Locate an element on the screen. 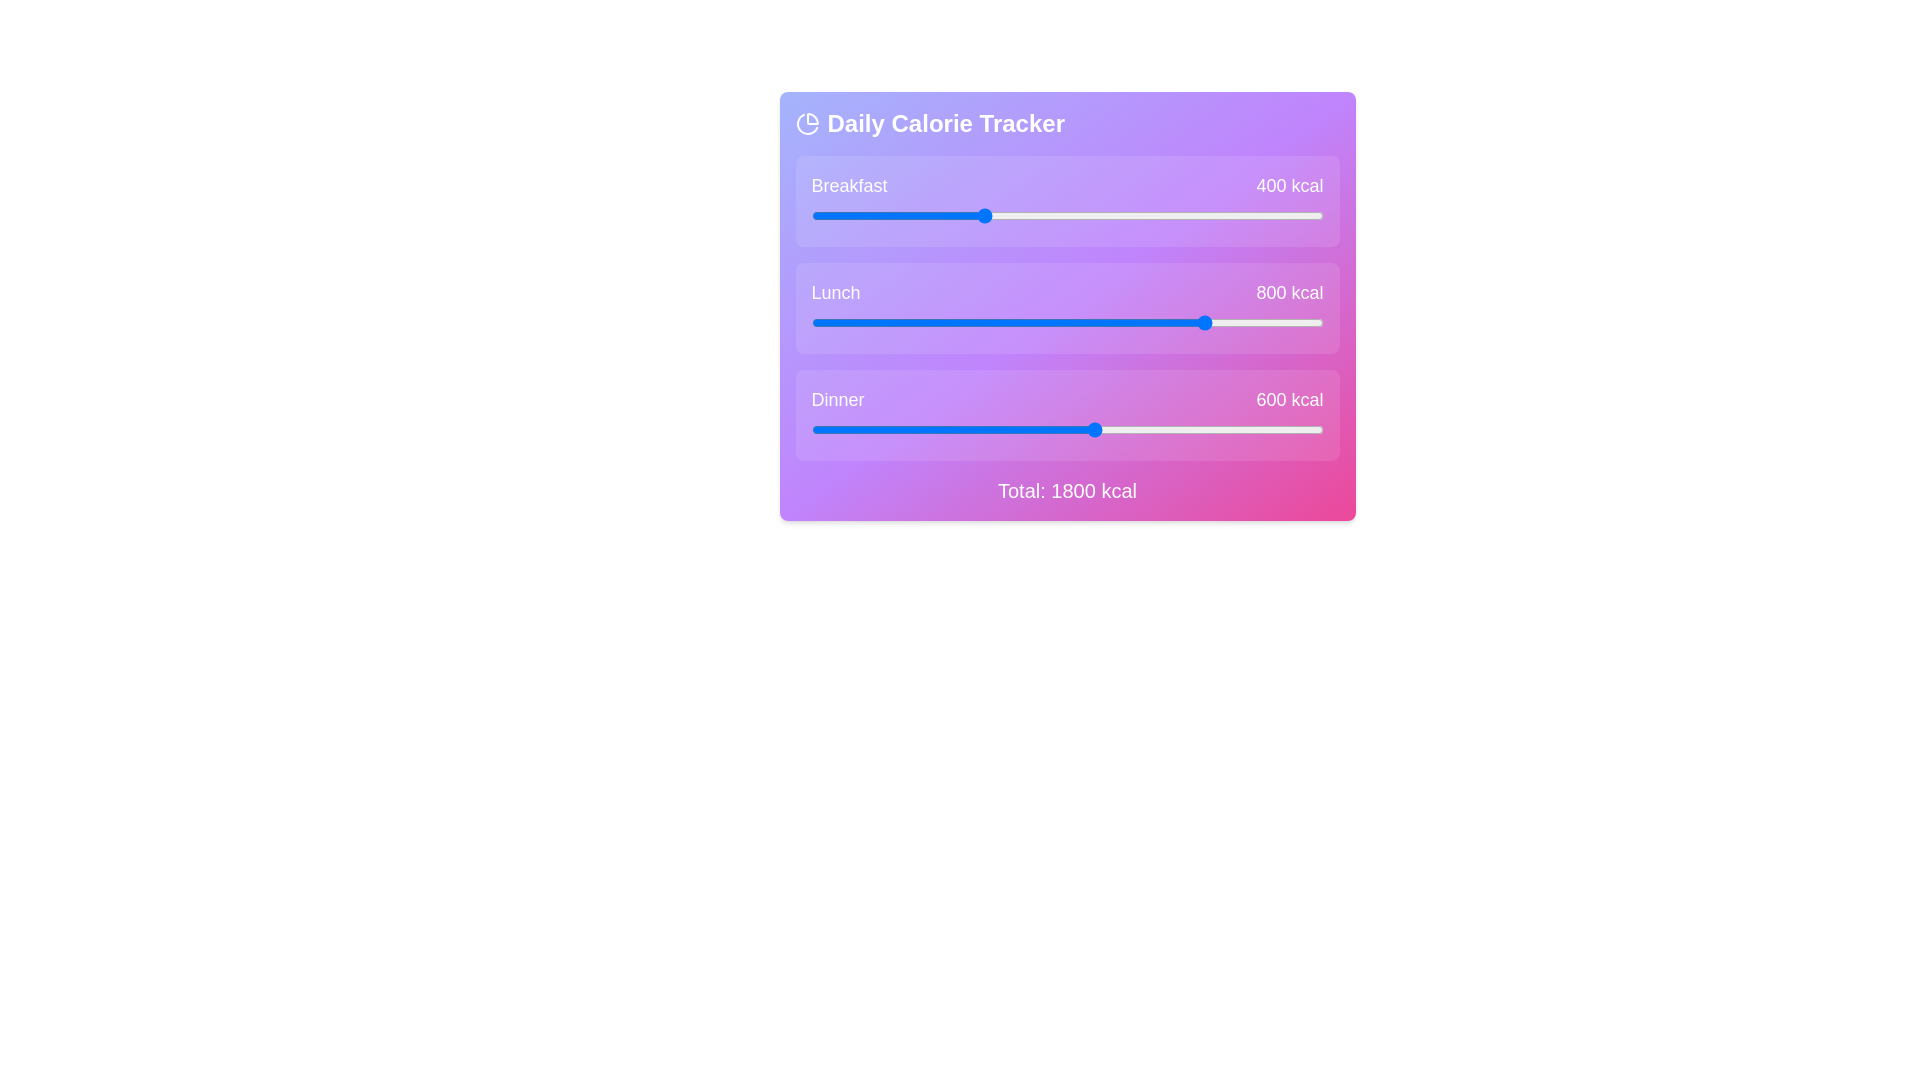  the Static Text Label displaying '800 kcal', which is positioned to the right of the 'Lunch' slider bar in the main interface area is located at coordinates (1290, 293).